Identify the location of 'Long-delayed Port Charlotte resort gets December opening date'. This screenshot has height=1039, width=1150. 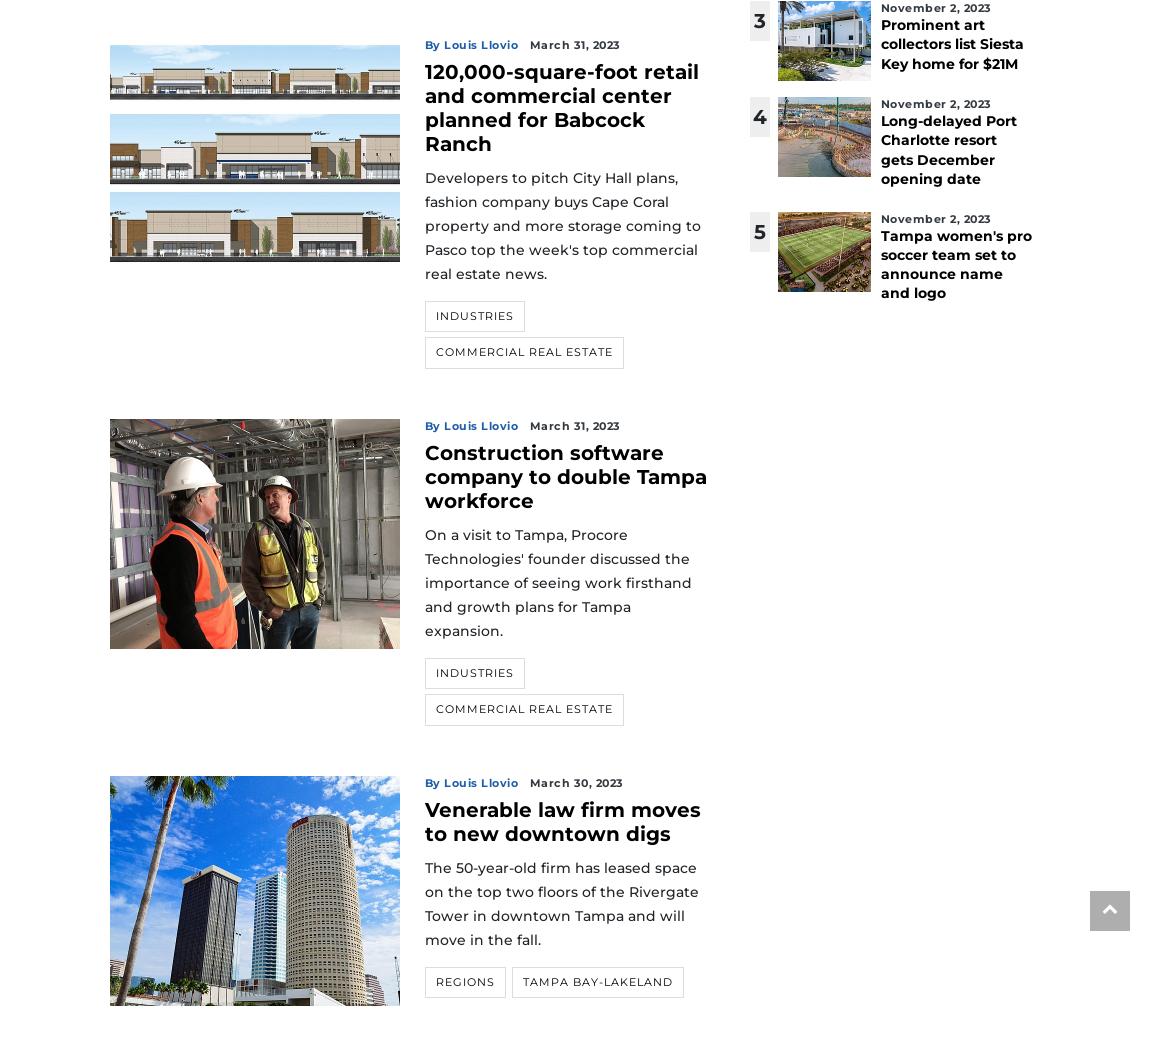
(879, 148).